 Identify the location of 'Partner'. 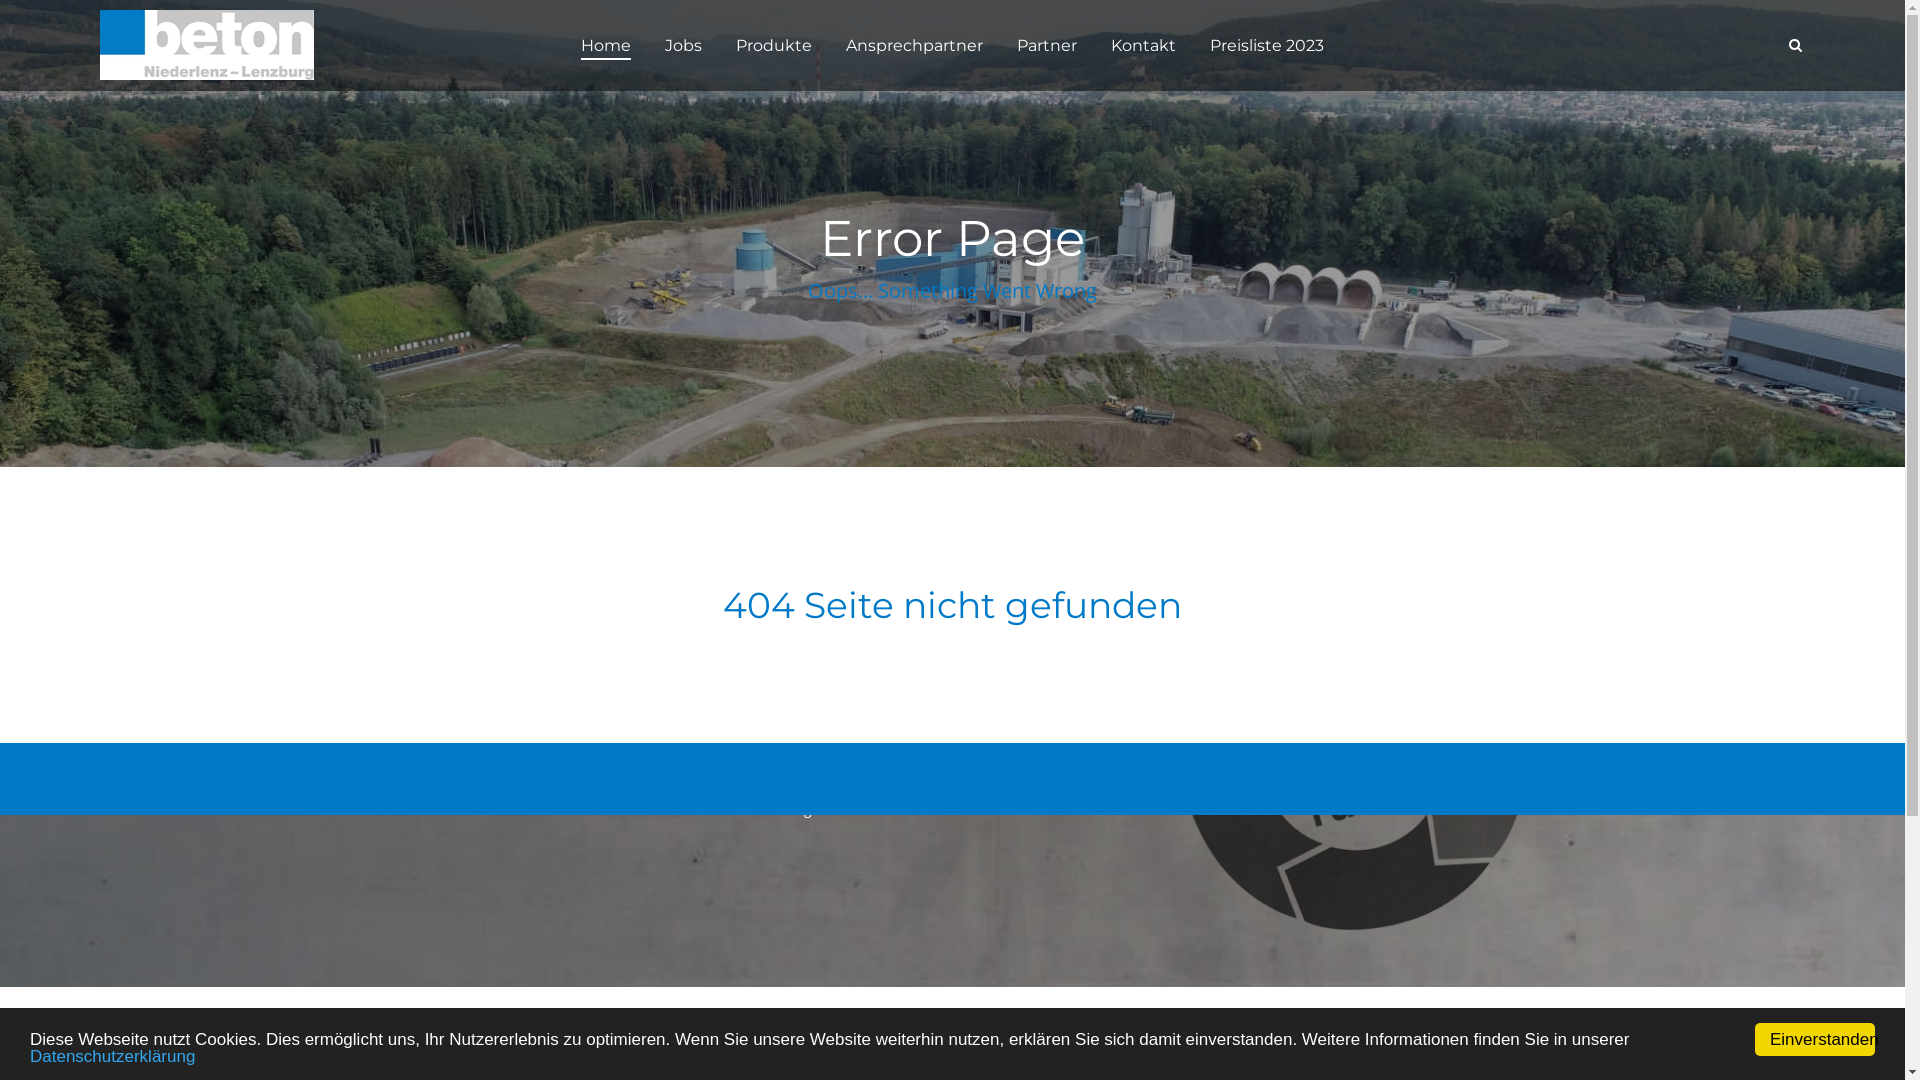
(1007, 45).